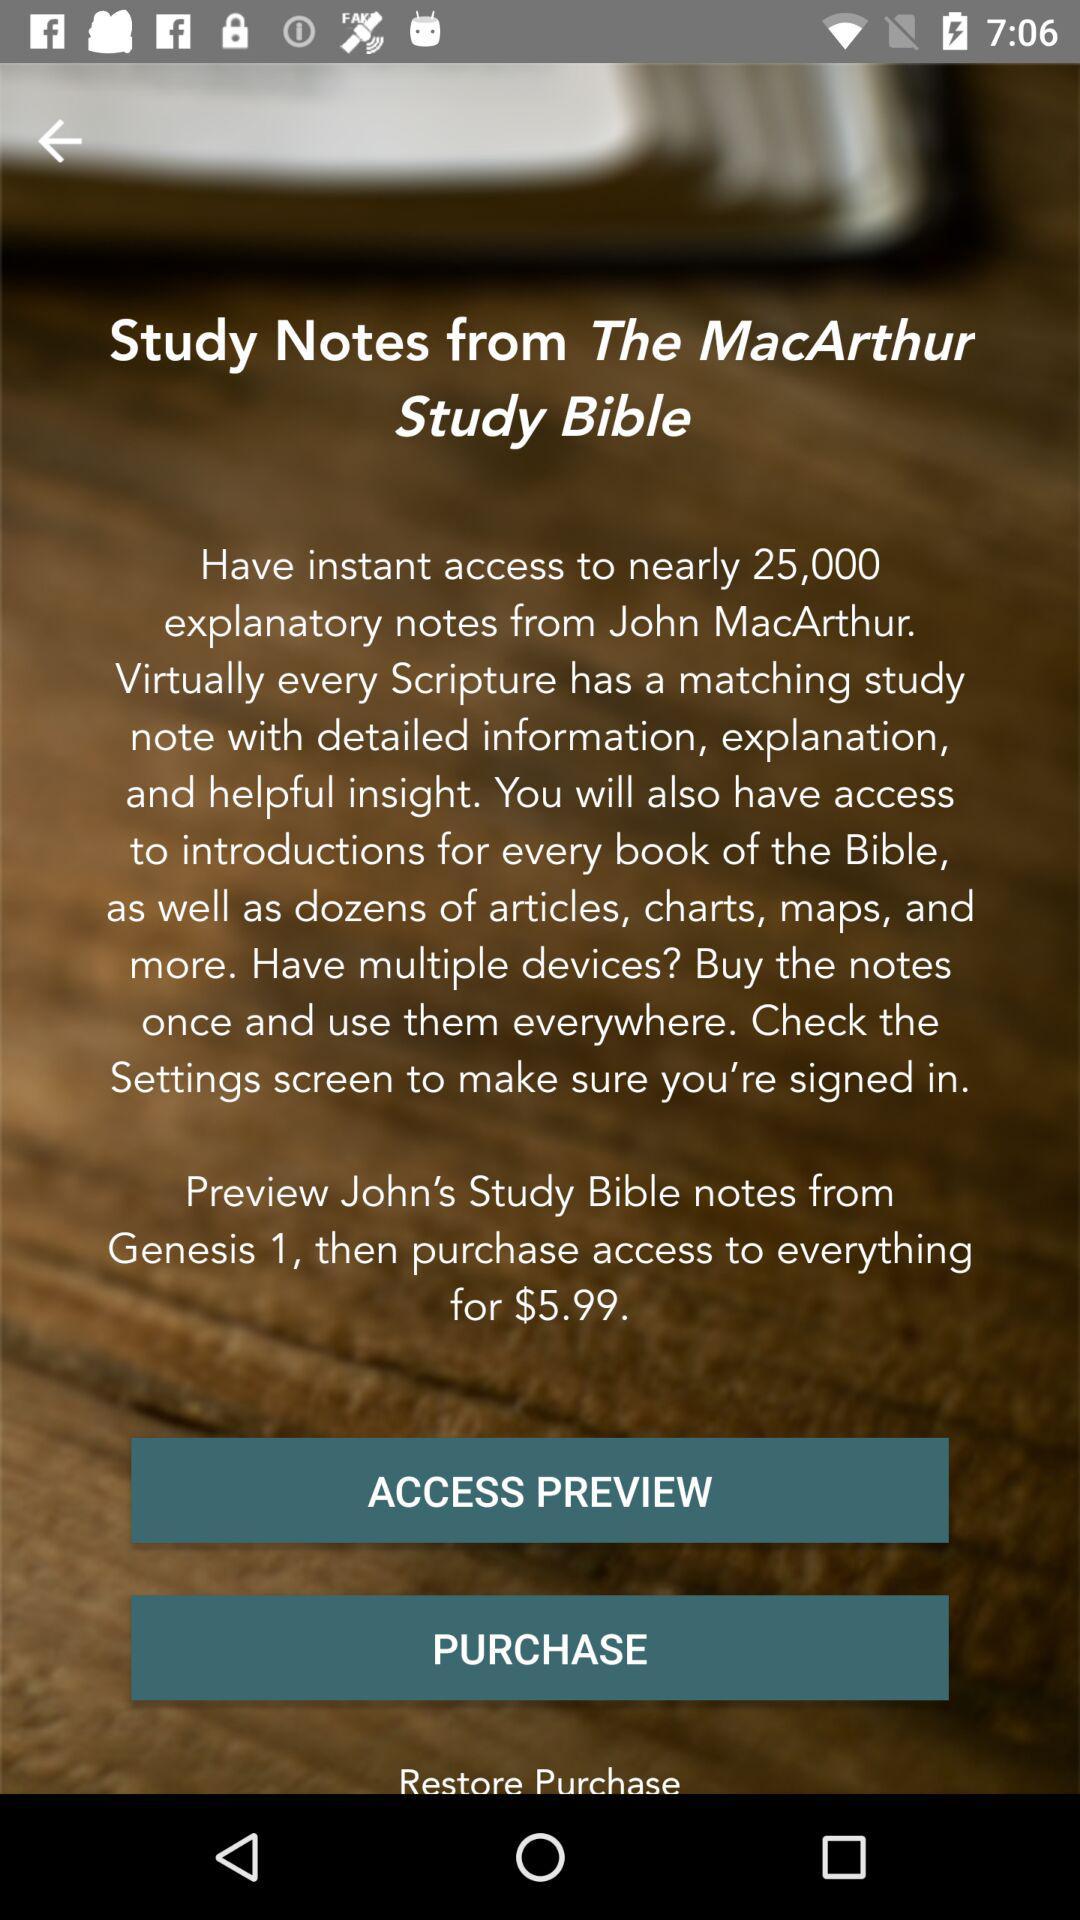 Image resolution: width=1080 pixels, height=1920 pixels. Describe the element at coordinates (540, 1490) in the screenshot. I see `access preview` at that location.